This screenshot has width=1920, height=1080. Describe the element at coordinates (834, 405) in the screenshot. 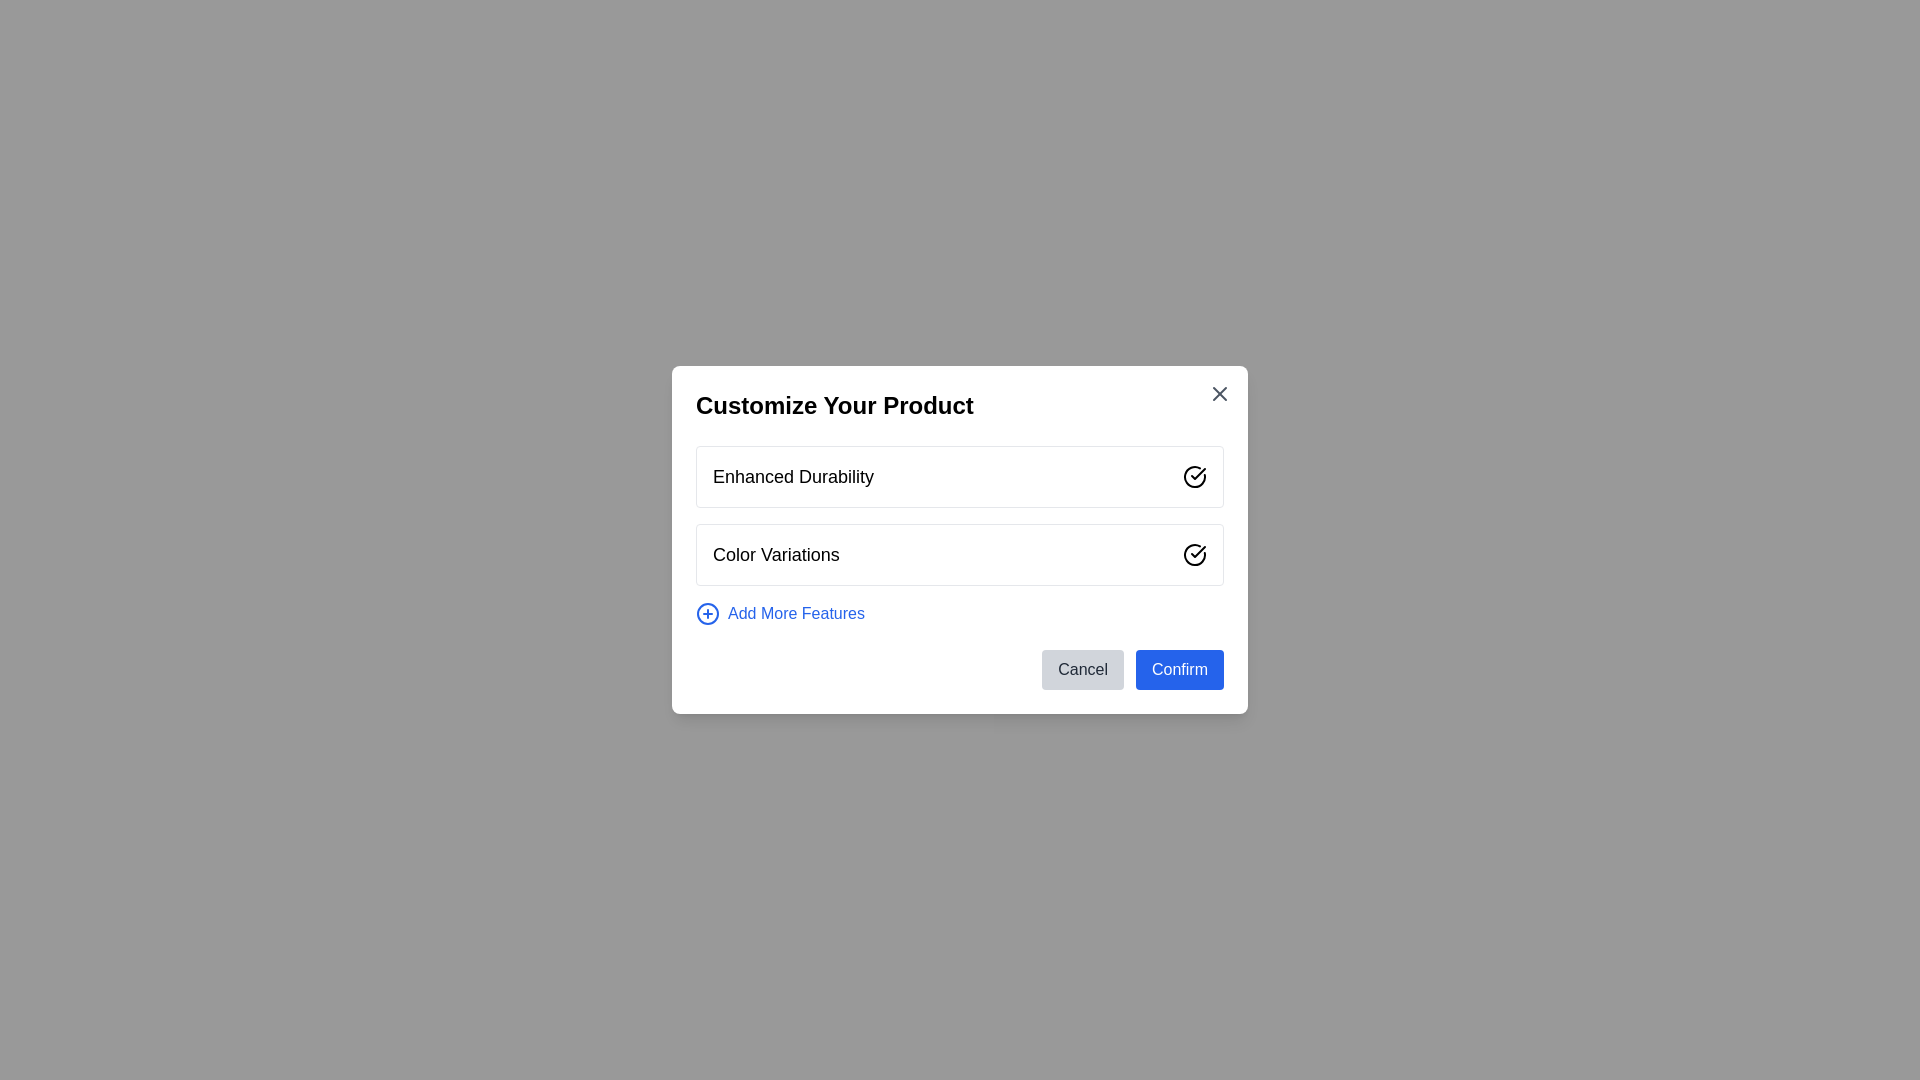

I see `the title text of the modal dialog that informs the user about the content or purpose of the dialog` at that location.